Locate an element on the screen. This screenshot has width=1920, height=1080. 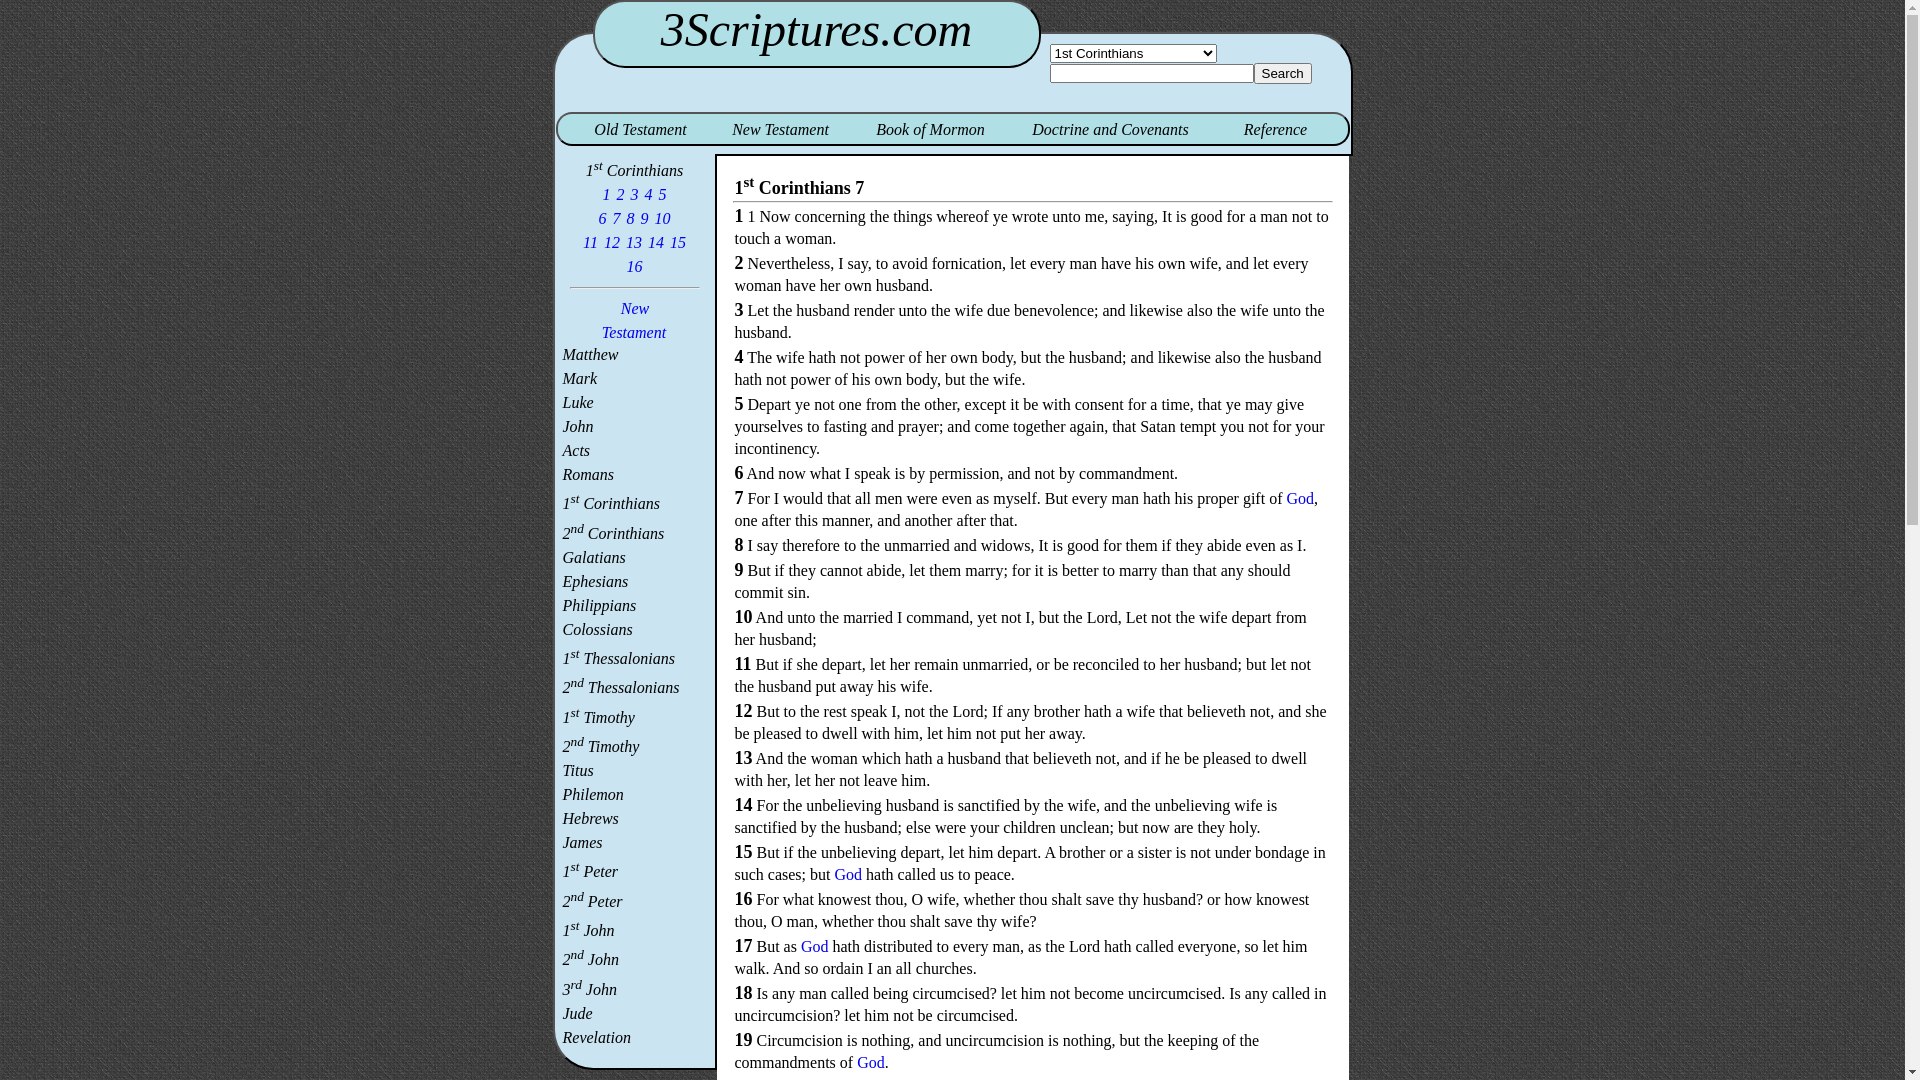
'12' is located at coordinates (610, 241).